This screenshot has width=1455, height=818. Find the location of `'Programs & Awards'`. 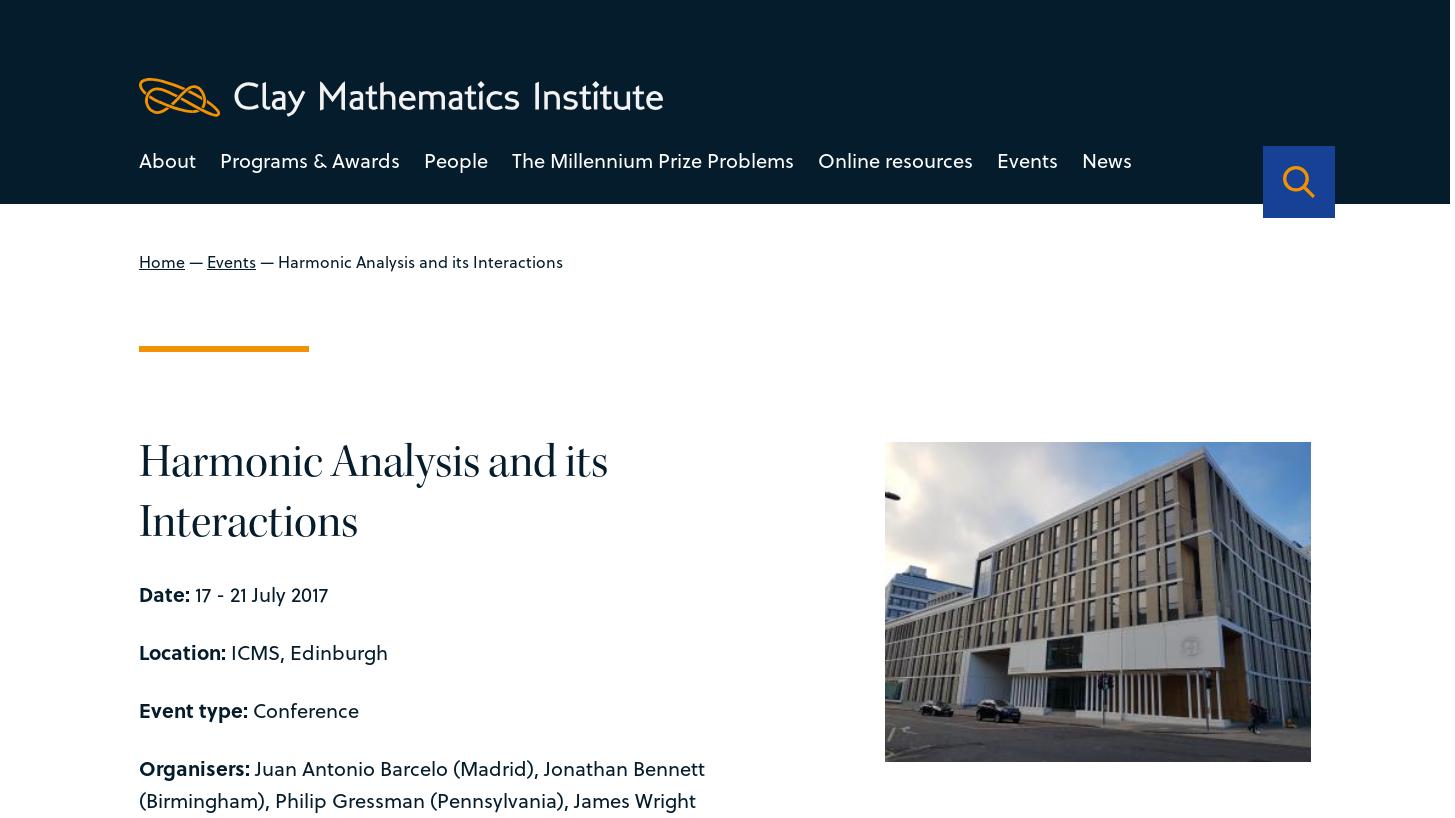

'Programs & Awards' is located at coordinates (219, 158).